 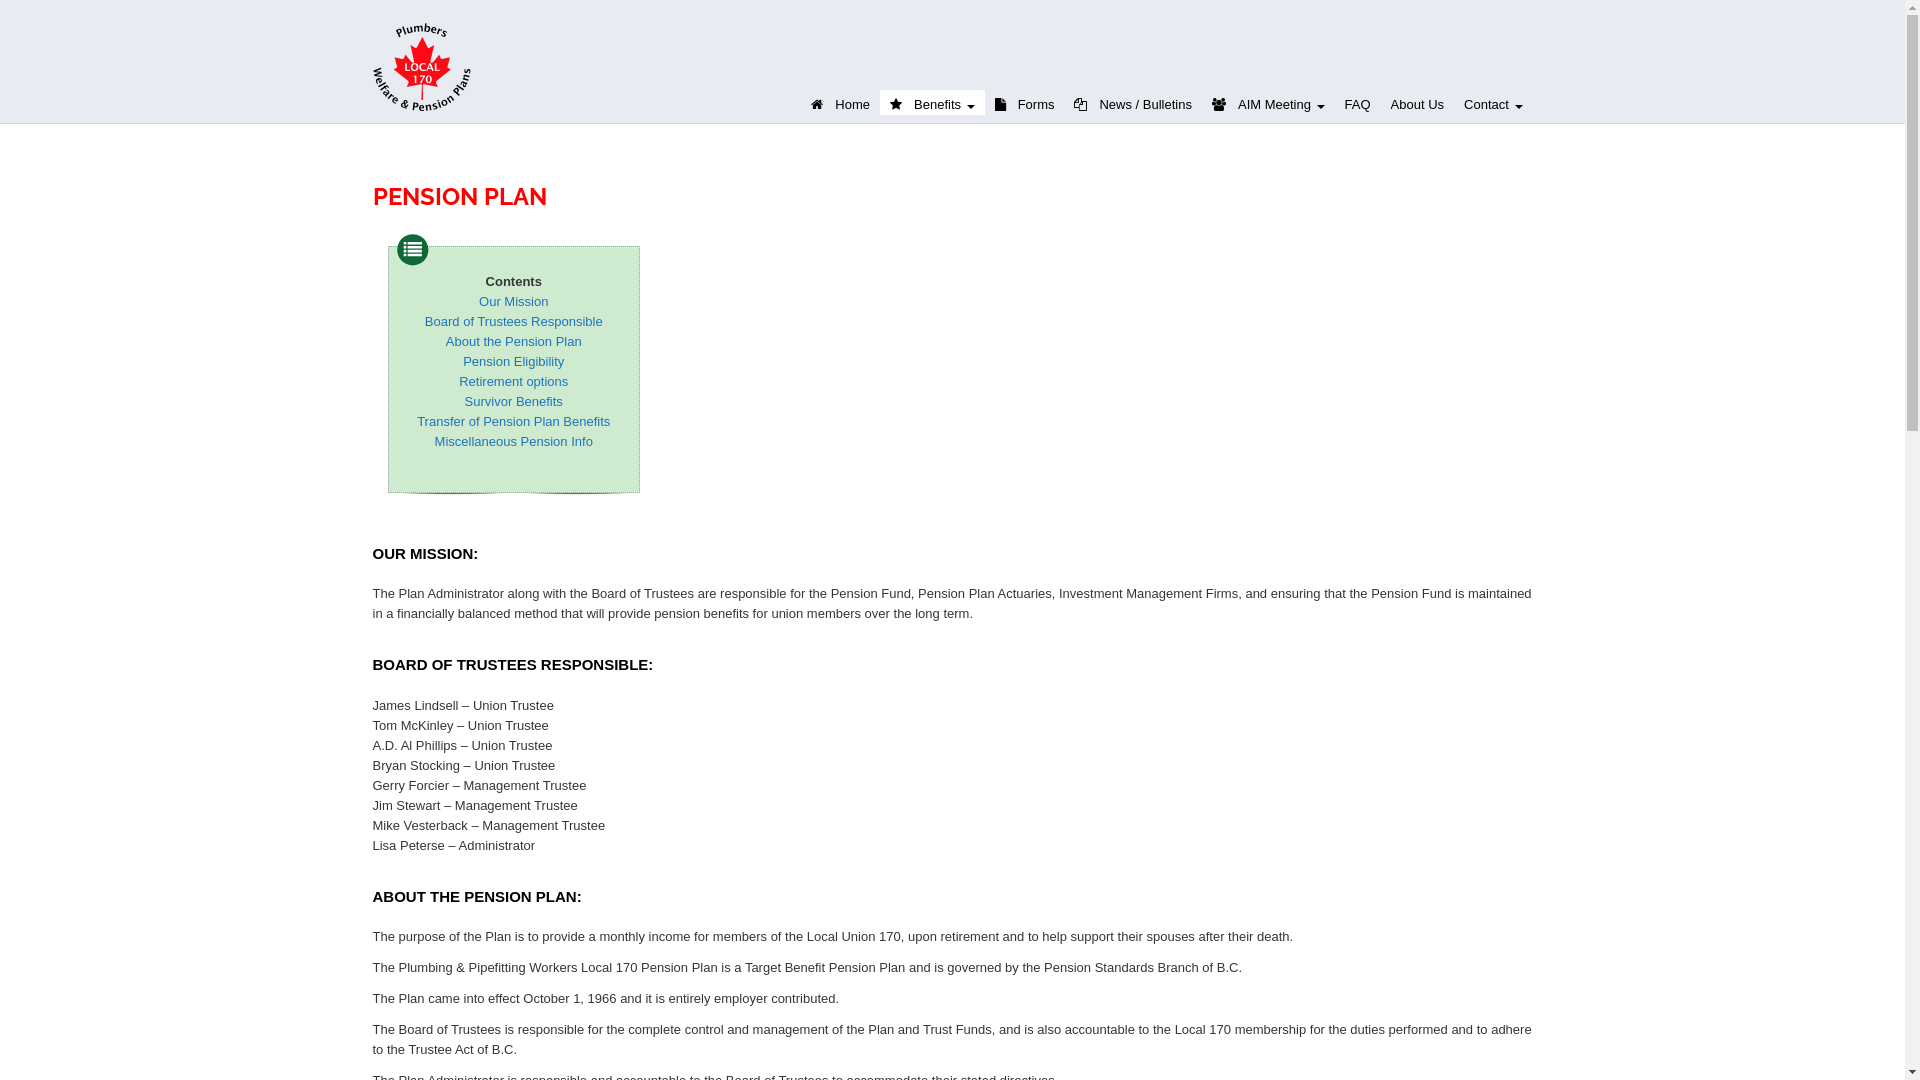 What do you see at coordinates (513, 301) in the screenshot?
I see `'Our Mission'` at bounding box center [513, 301].